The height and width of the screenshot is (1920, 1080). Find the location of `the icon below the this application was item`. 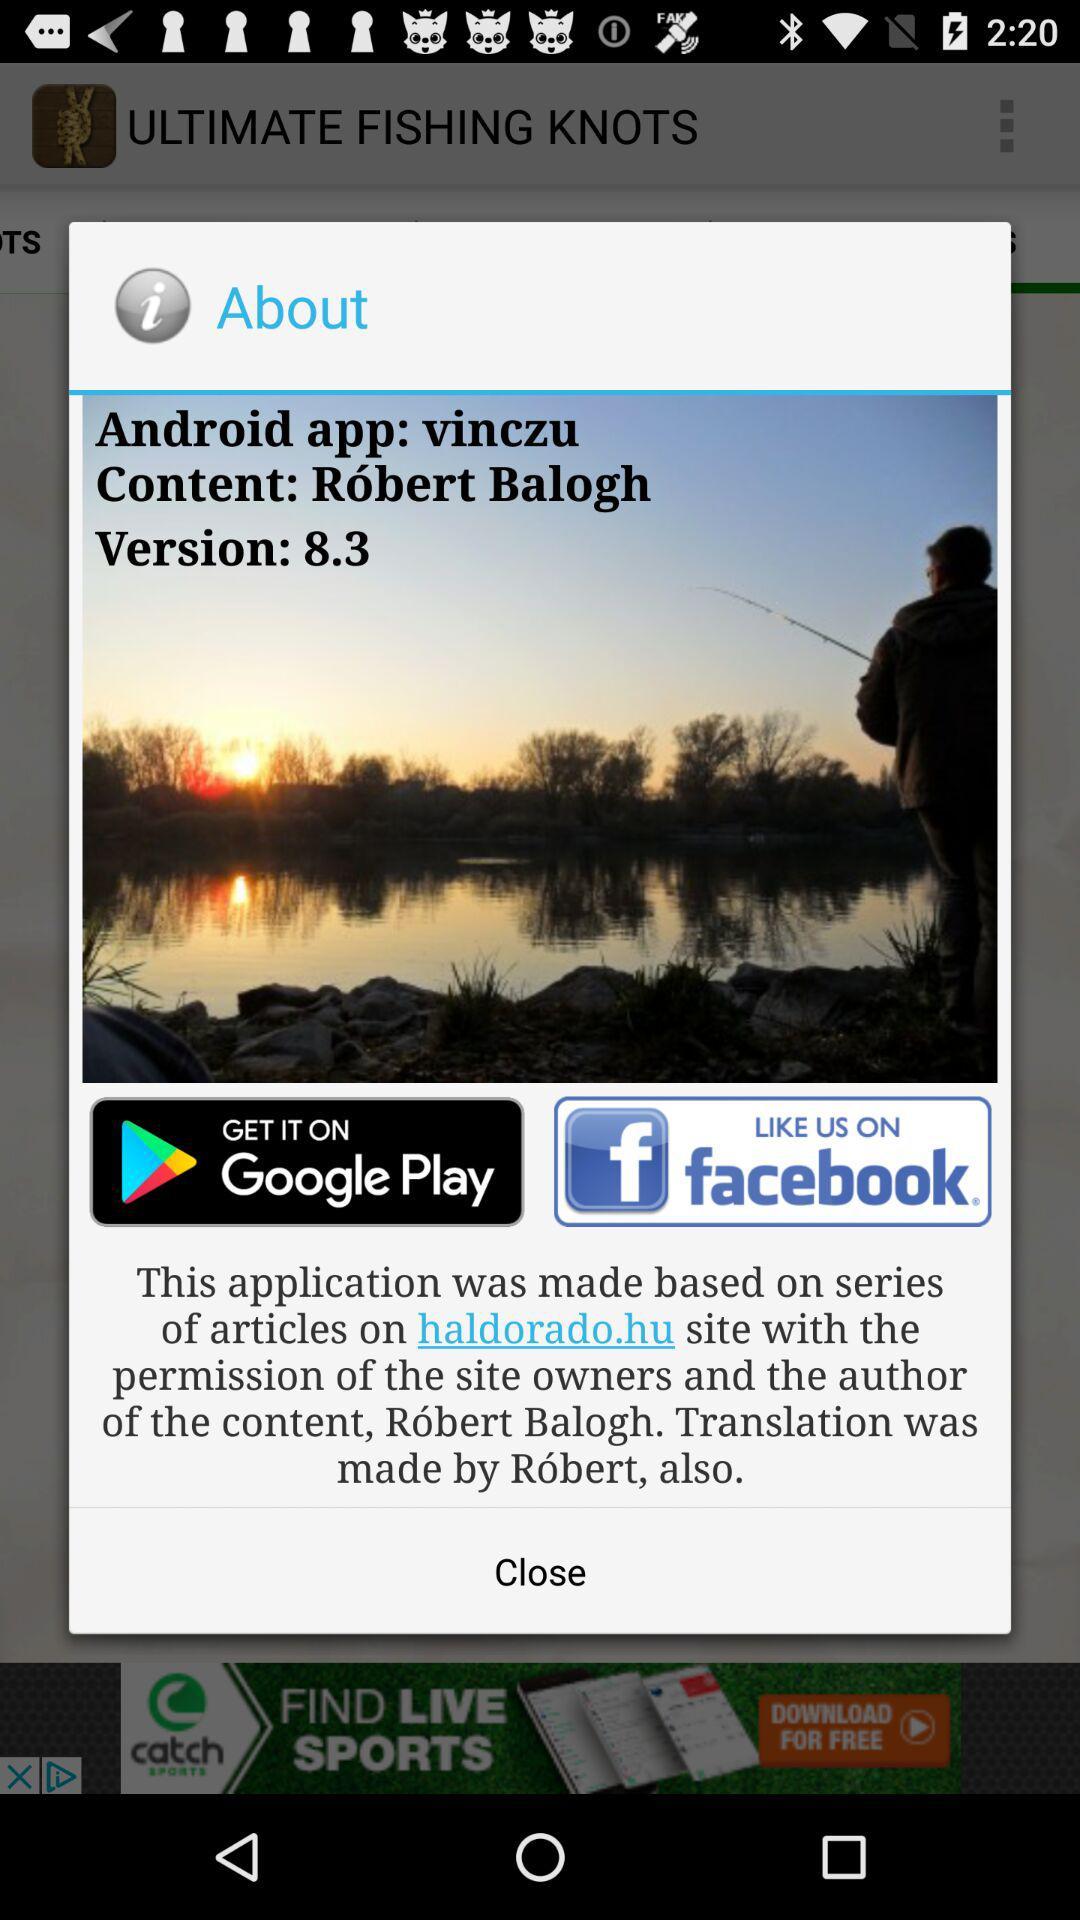

the icon below the this application was item is located at coordinates (540, 1570).